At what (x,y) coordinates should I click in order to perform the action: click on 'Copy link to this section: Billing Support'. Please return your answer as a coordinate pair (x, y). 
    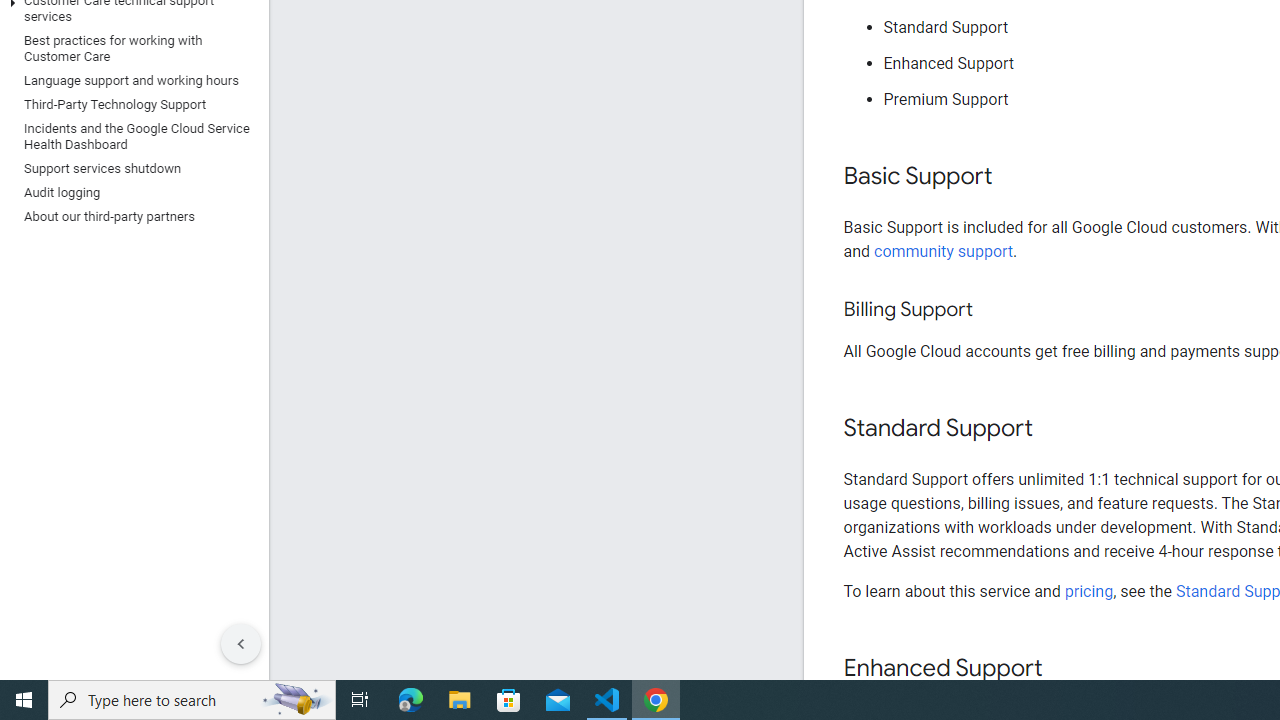
    Looking at the image, I should click on (992, 310).